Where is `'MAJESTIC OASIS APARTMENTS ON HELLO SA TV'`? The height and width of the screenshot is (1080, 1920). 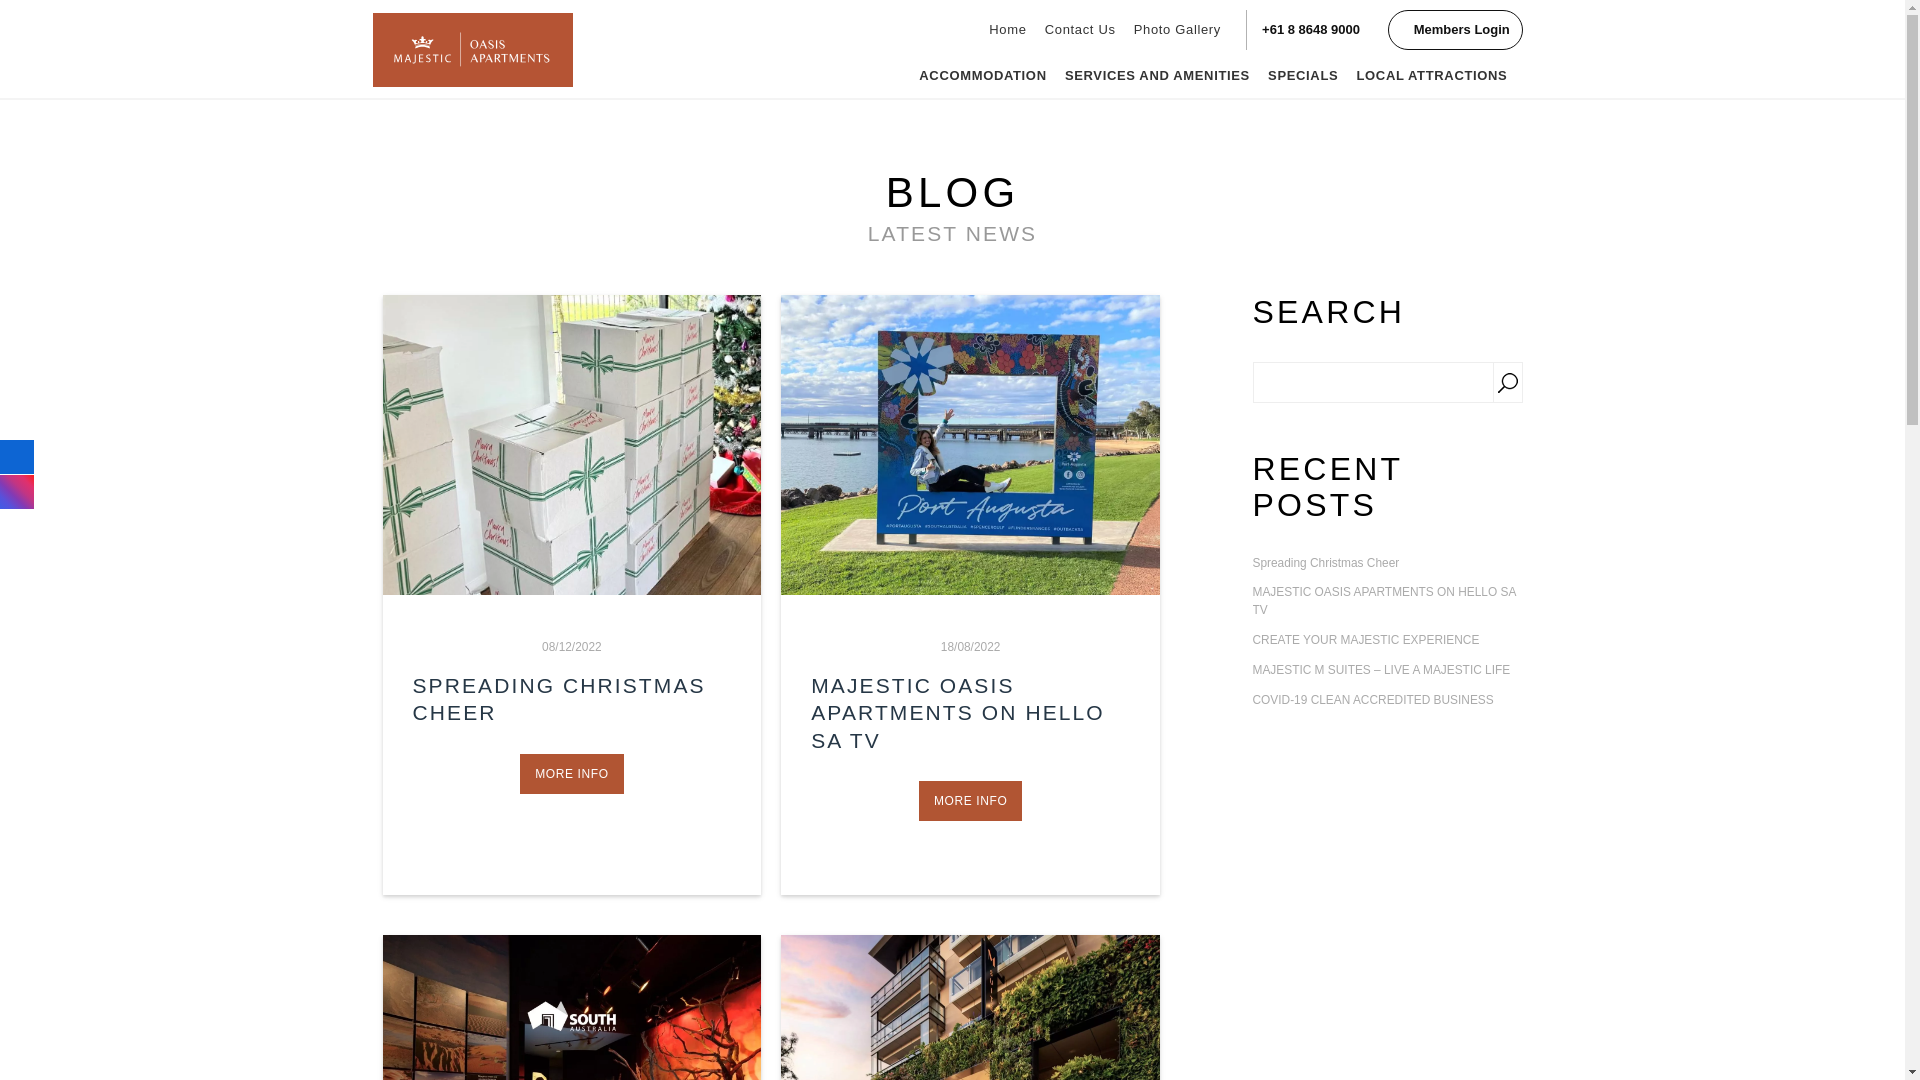
'MAJESTIC OASIS APARTMENTS ON HELLO SA TV' is located at coordinates (957, 712).